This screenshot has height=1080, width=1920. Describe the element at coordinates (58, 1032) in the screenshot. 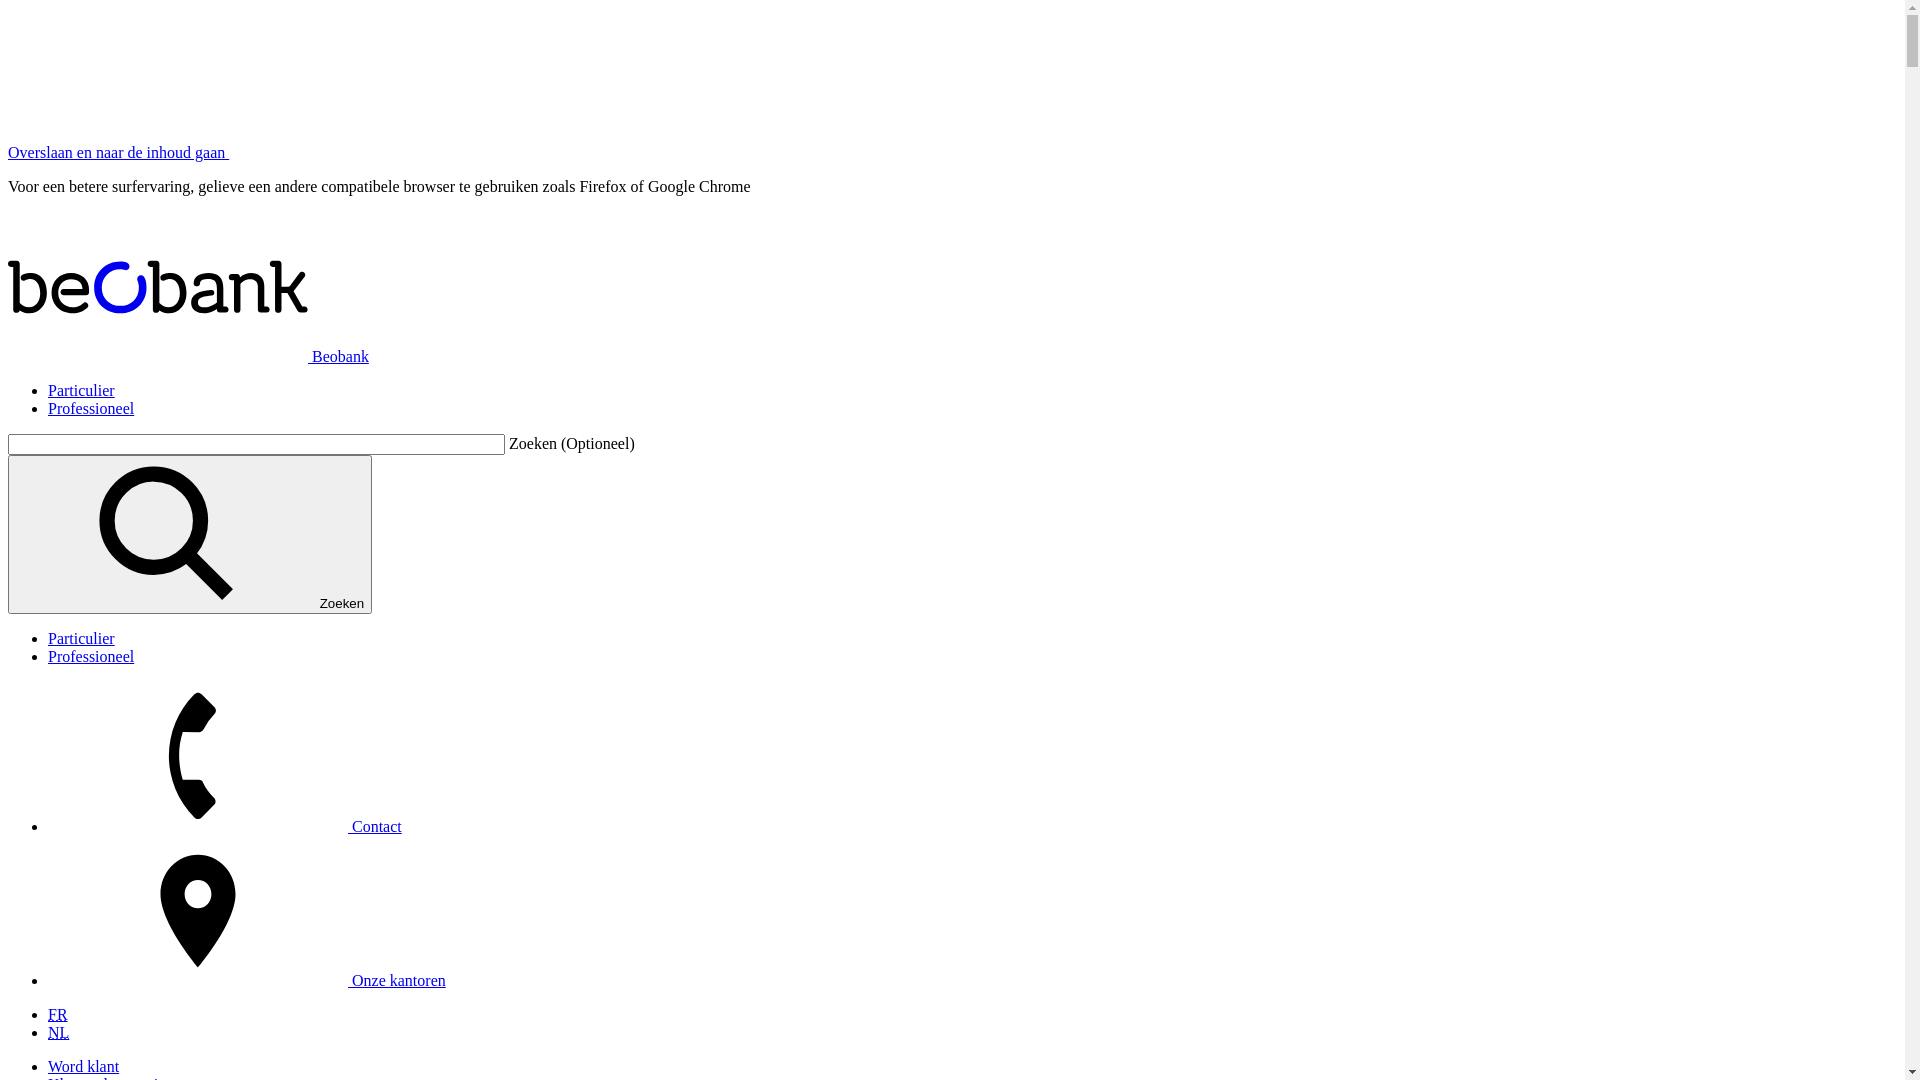

I see `'NL'` at that location.